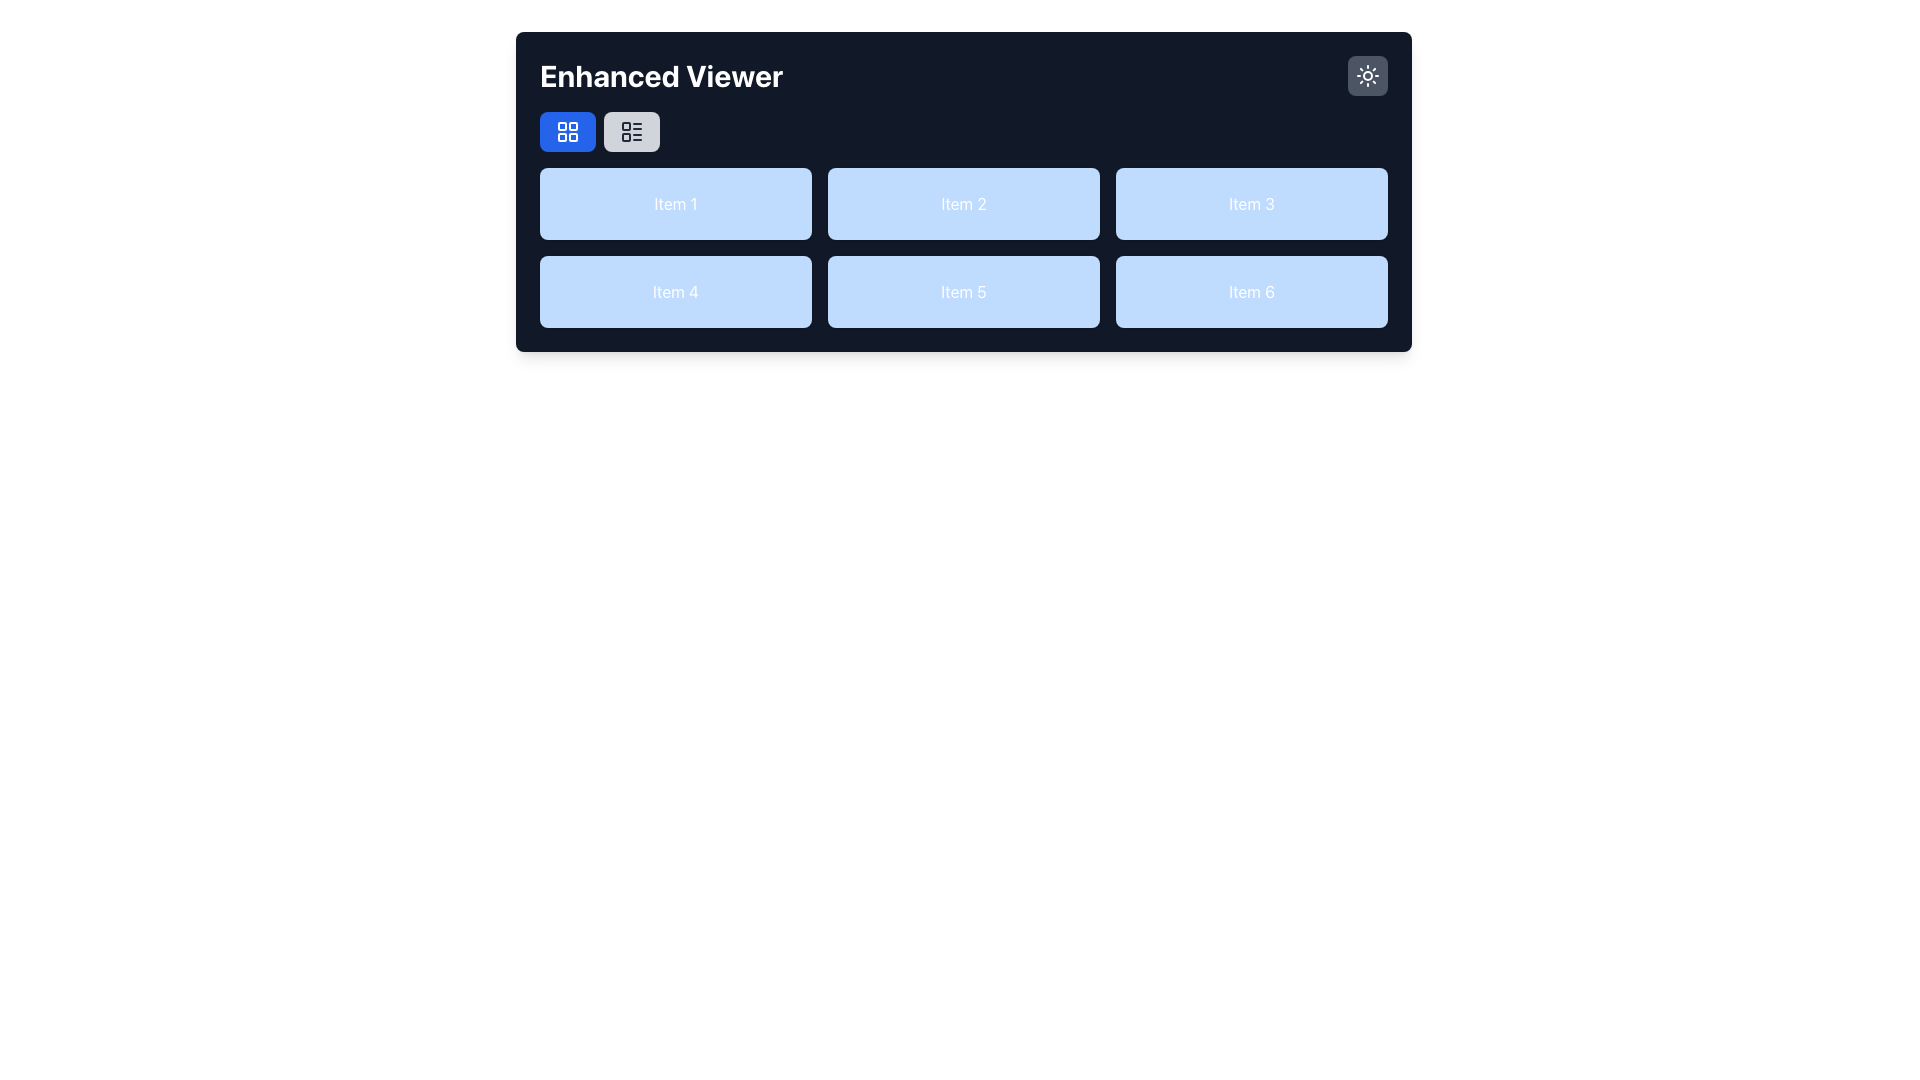 The height and width of the screenshot is (1080, 1920). I want to click on the Static informational card labeled 'Item 5' located in the second row and second column of a 3x2 grid layout, so click(964, 292).